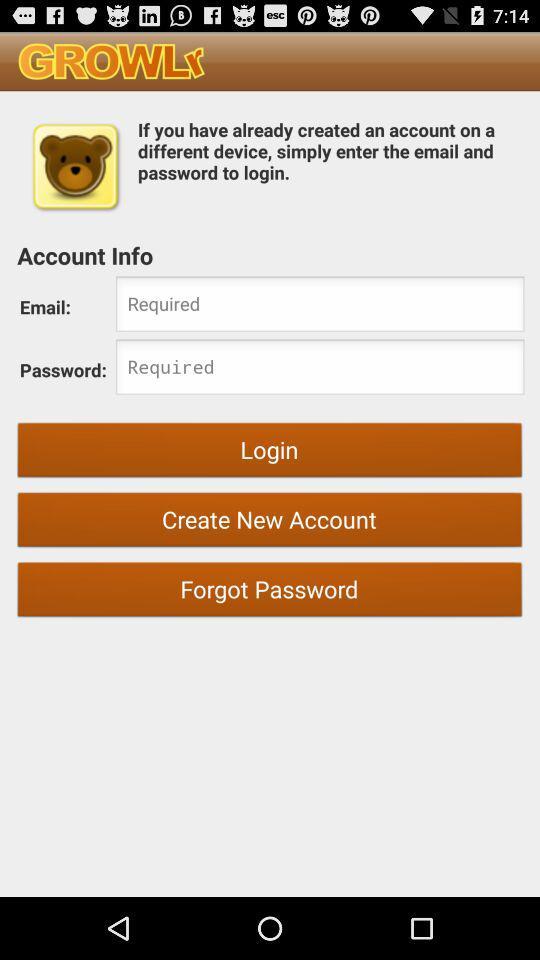 The height and width of the screenshot is (960, 540). What do you see at coordinates (270, 592) in the screenshot?
I see `the forgot password` at bounding box center [270, 592].